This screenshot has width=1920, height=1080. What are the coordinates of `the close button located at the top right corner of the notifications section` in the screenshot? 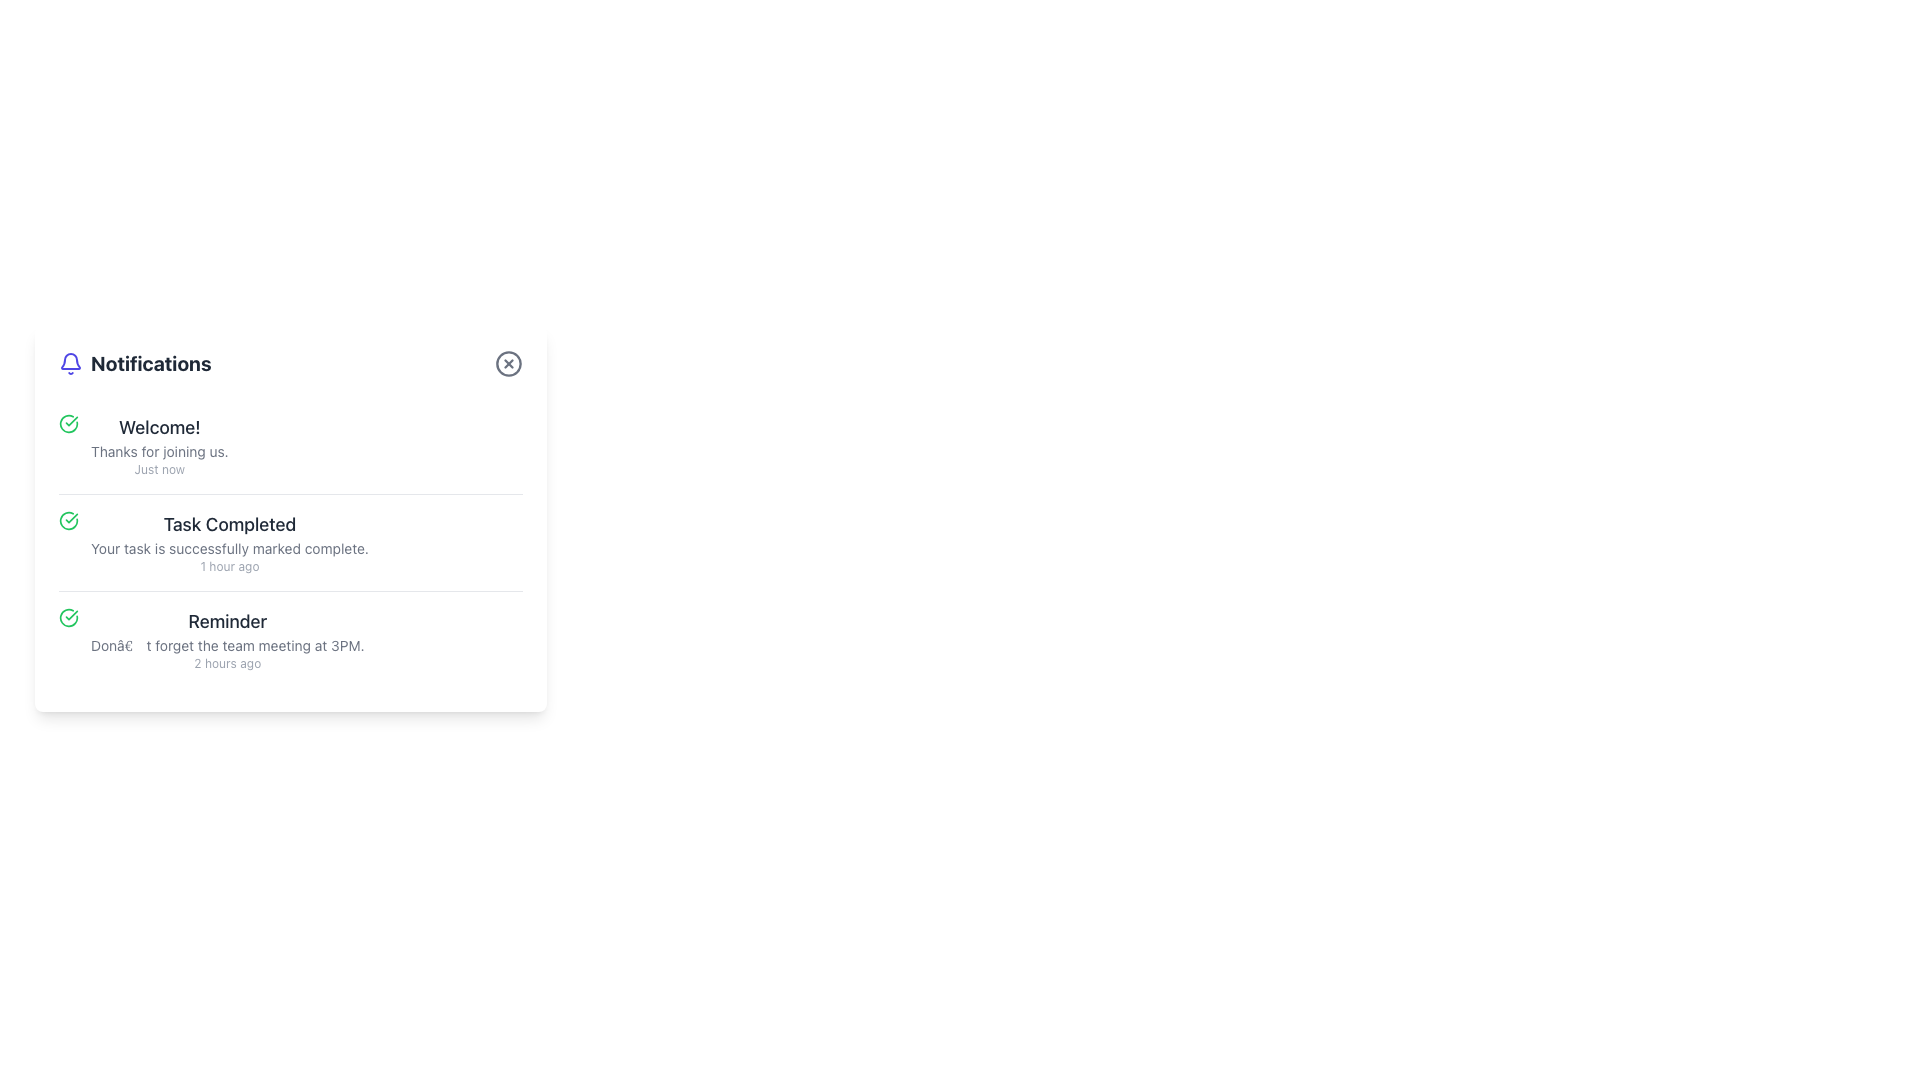 It's located at (508, 363).